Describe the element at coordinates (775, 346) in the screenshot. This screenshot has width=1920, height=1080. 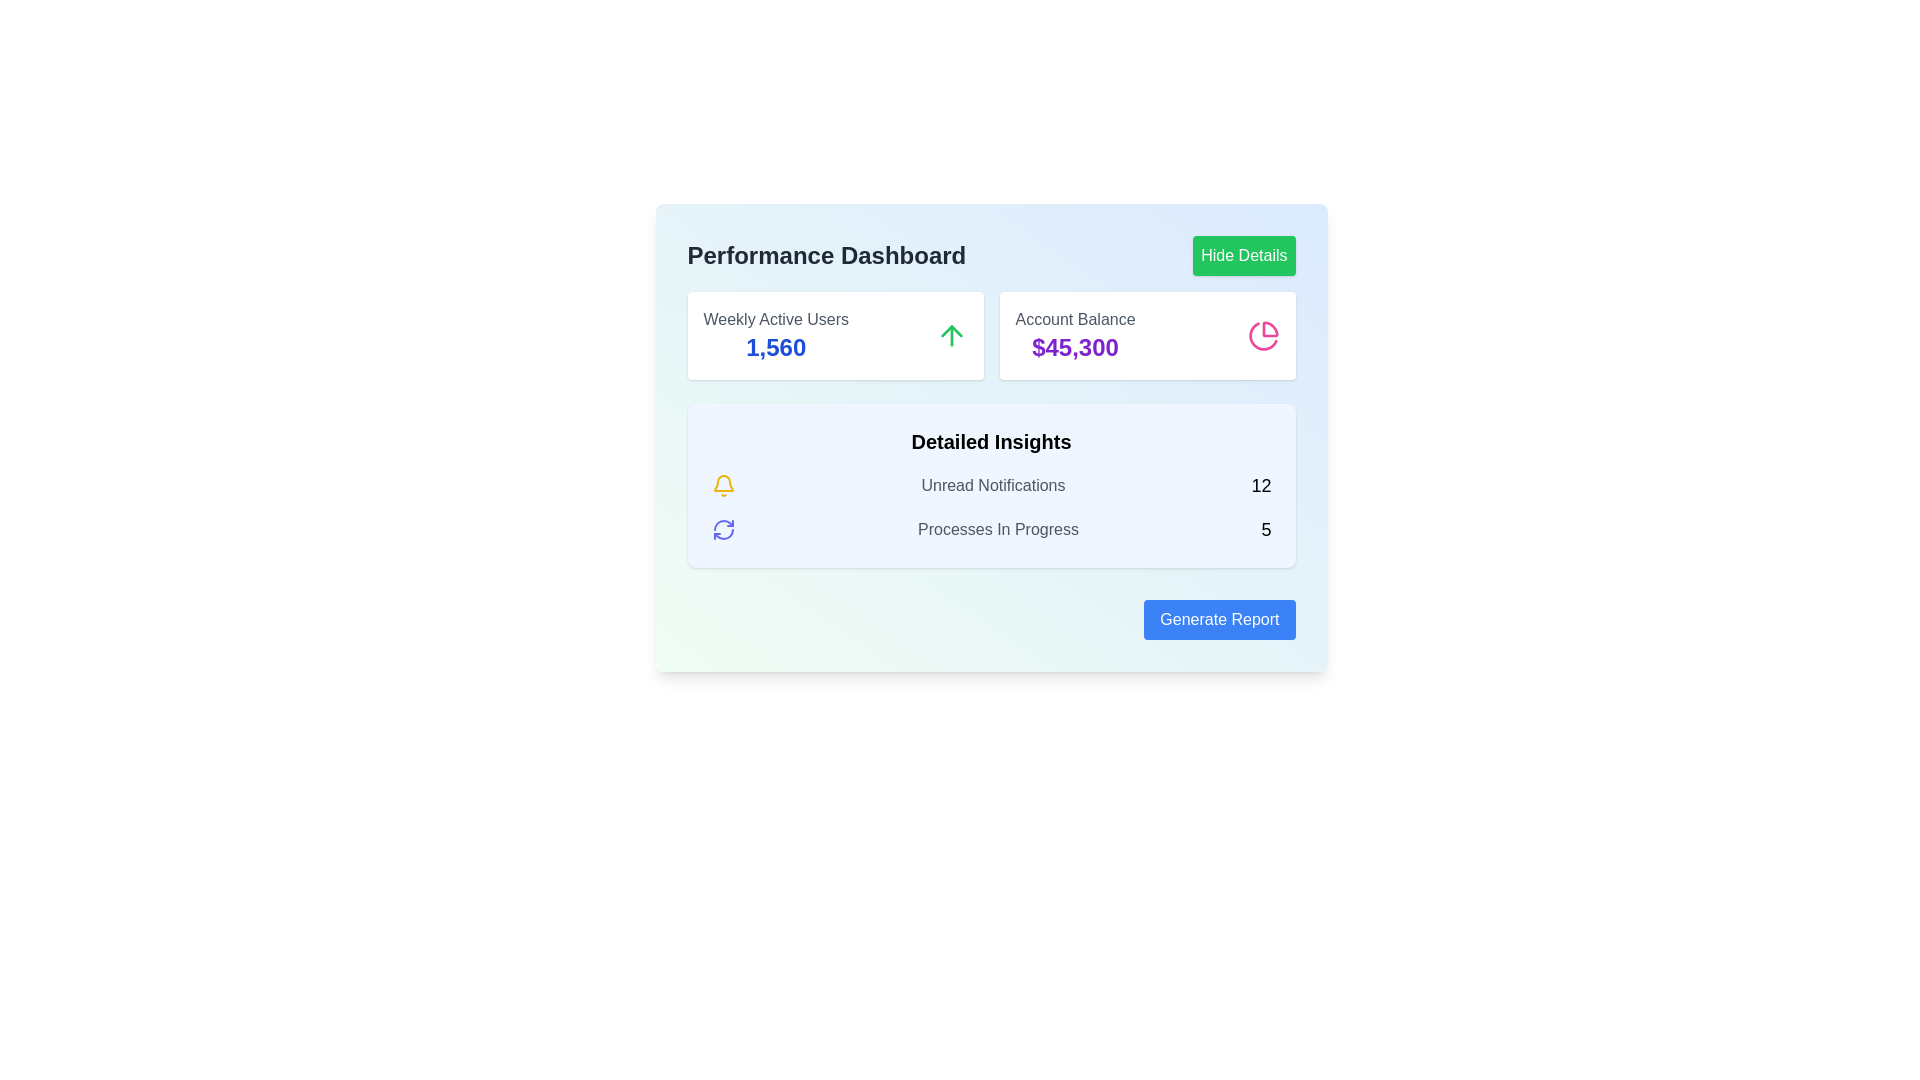
I see `the text display element that shows the number of weekly active users, located within the white rectangle in the top-left portion of the 'Performance Dashboard' card` at that location.